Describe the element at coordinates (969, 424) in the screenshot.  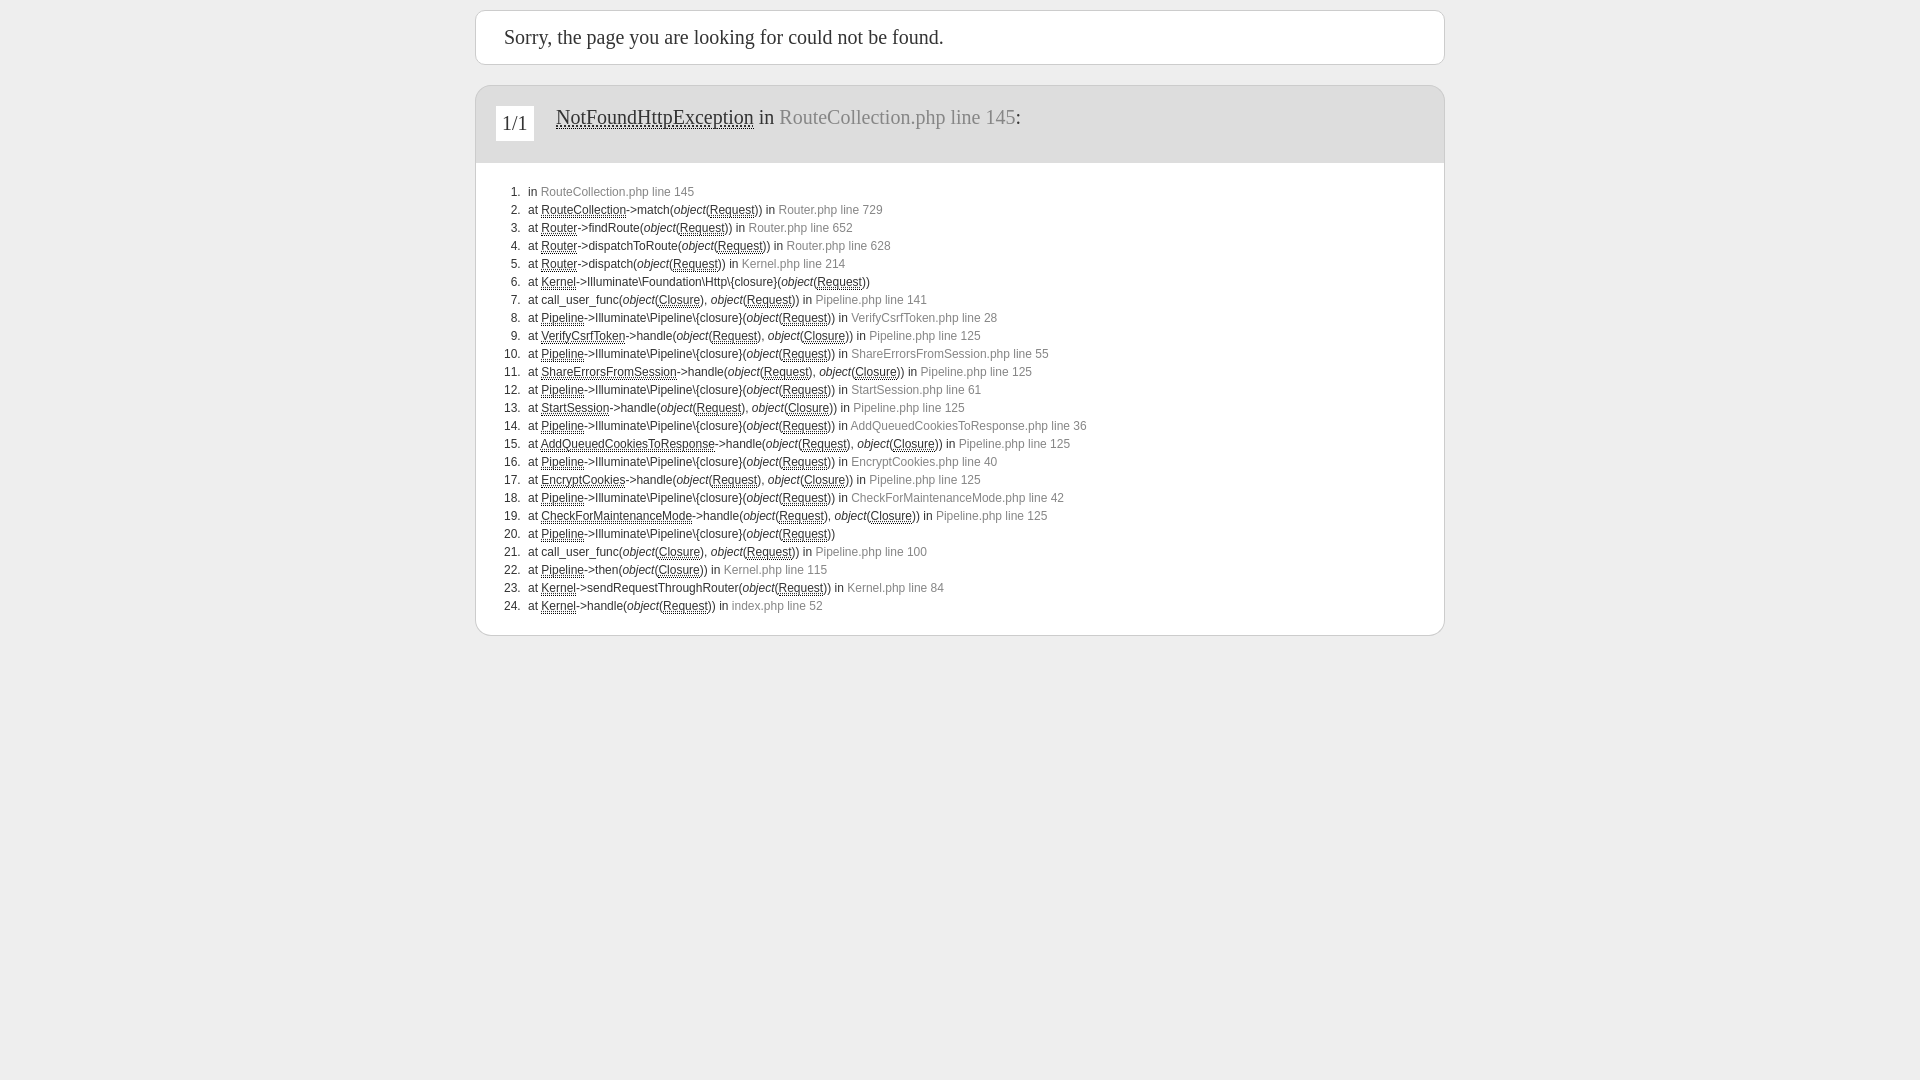
I see `'AddQueuedCookiesToResponse.php line 36'` at that location.